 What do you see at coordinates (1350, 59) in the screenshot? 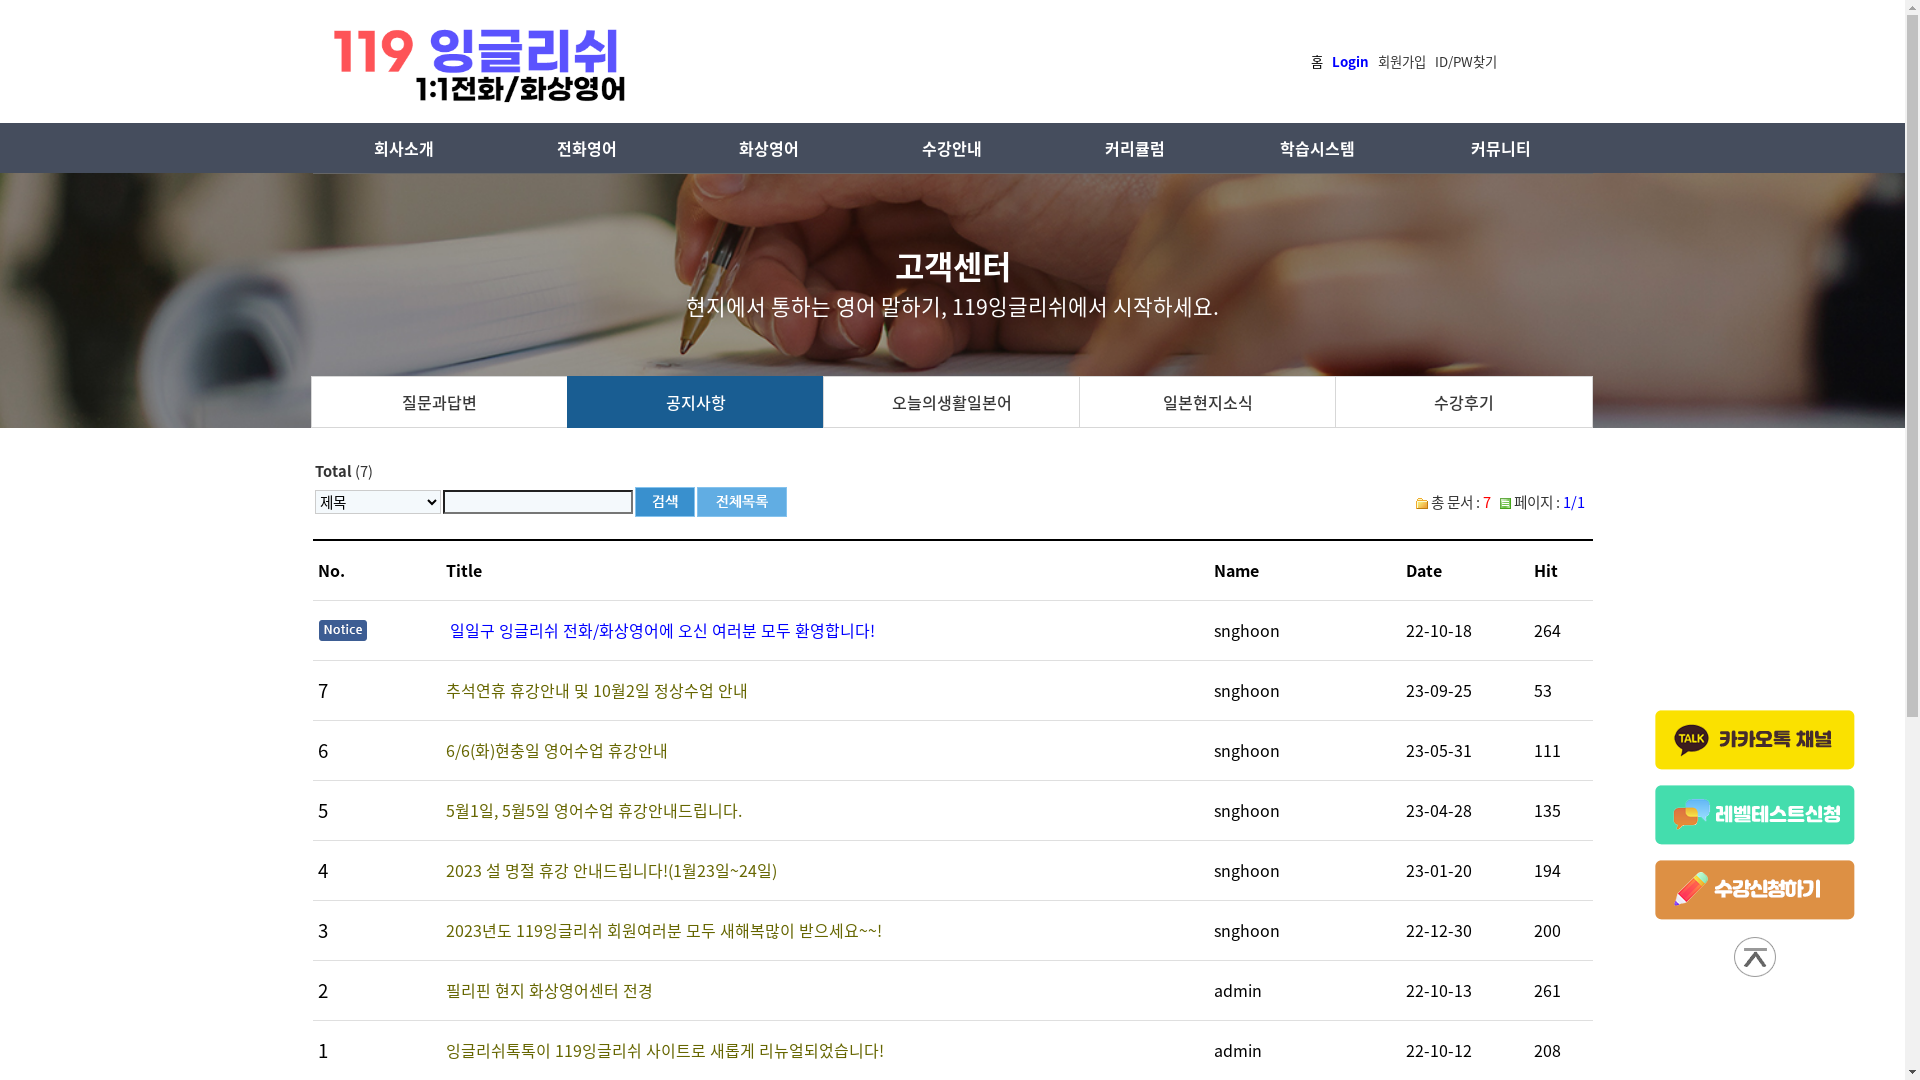
I see `'Login'` at bounding box center [1350, 59].